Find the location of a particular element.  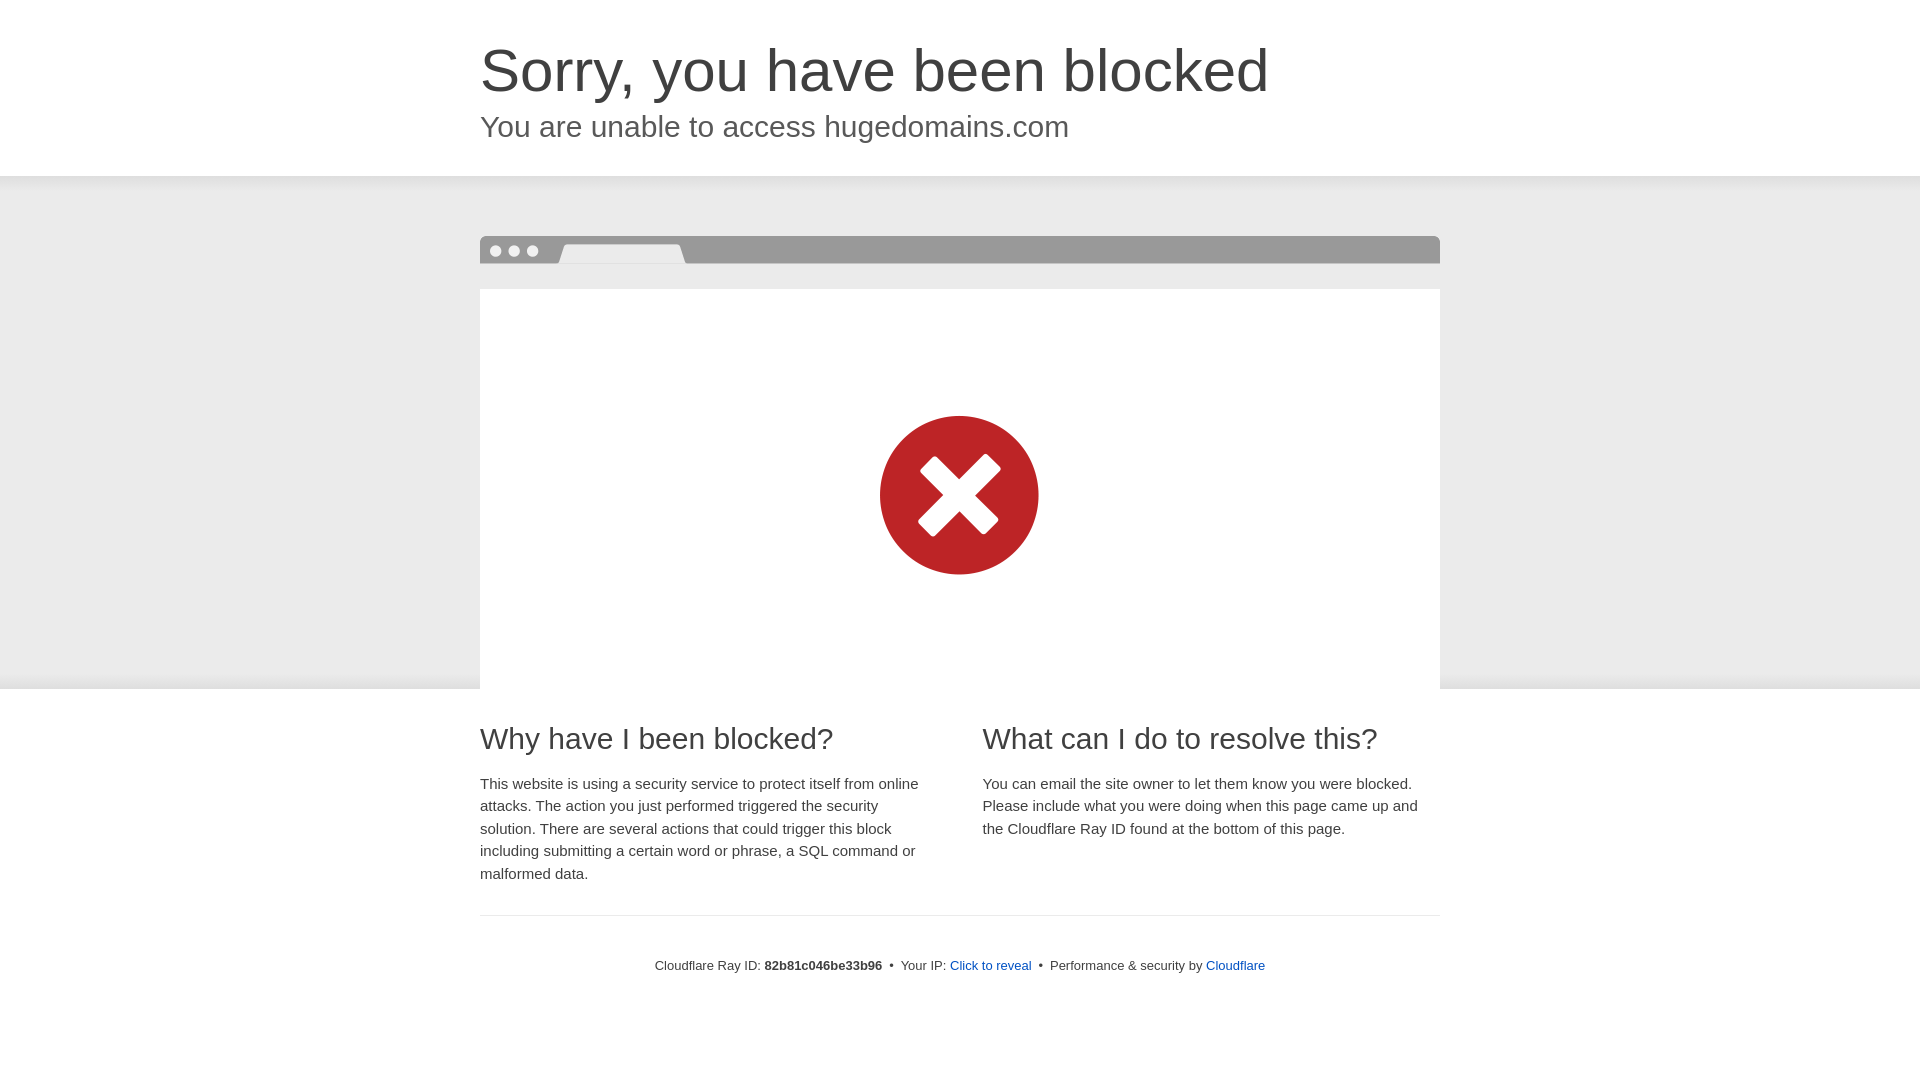

'Click to reveal' is located at coordinates (949, 964).